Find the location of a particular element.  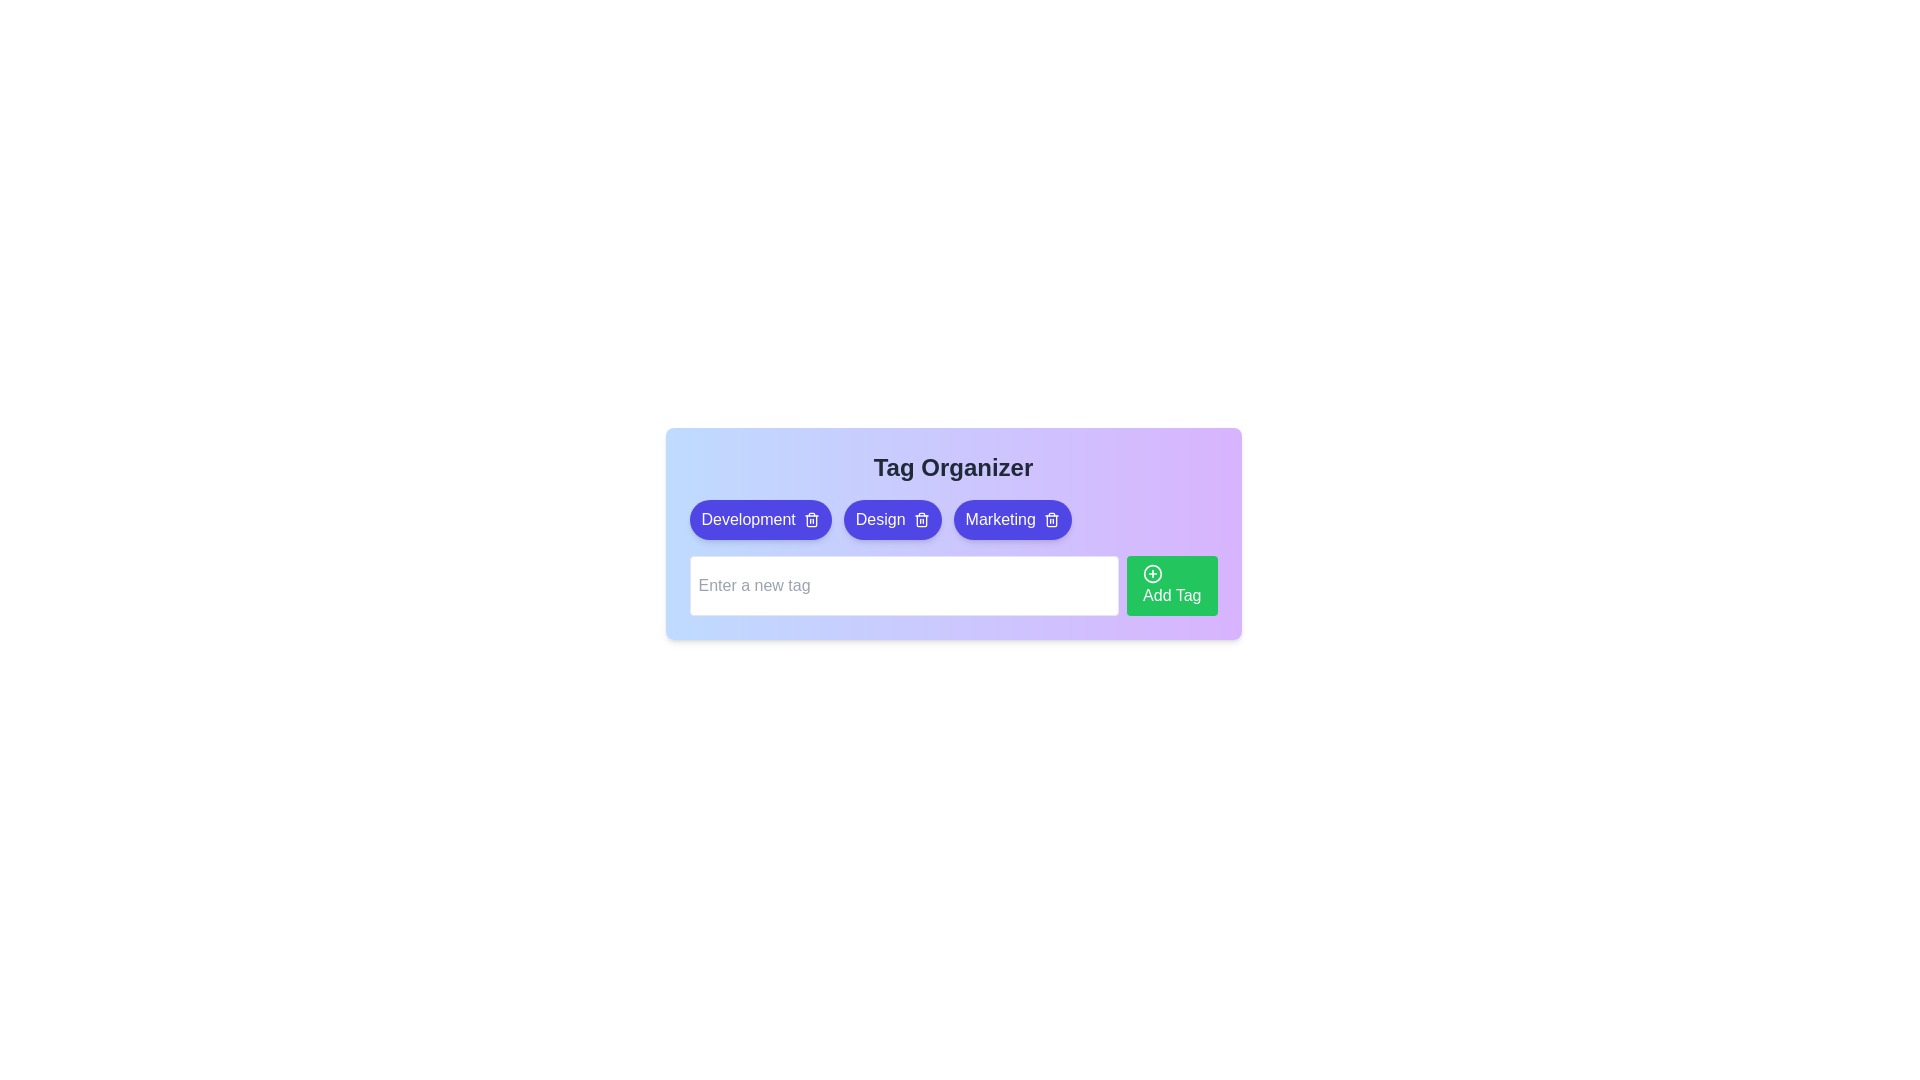

the 'Design' button located between the 'Development' and 'Marketing' buttons is located at coordinates (891, 519).